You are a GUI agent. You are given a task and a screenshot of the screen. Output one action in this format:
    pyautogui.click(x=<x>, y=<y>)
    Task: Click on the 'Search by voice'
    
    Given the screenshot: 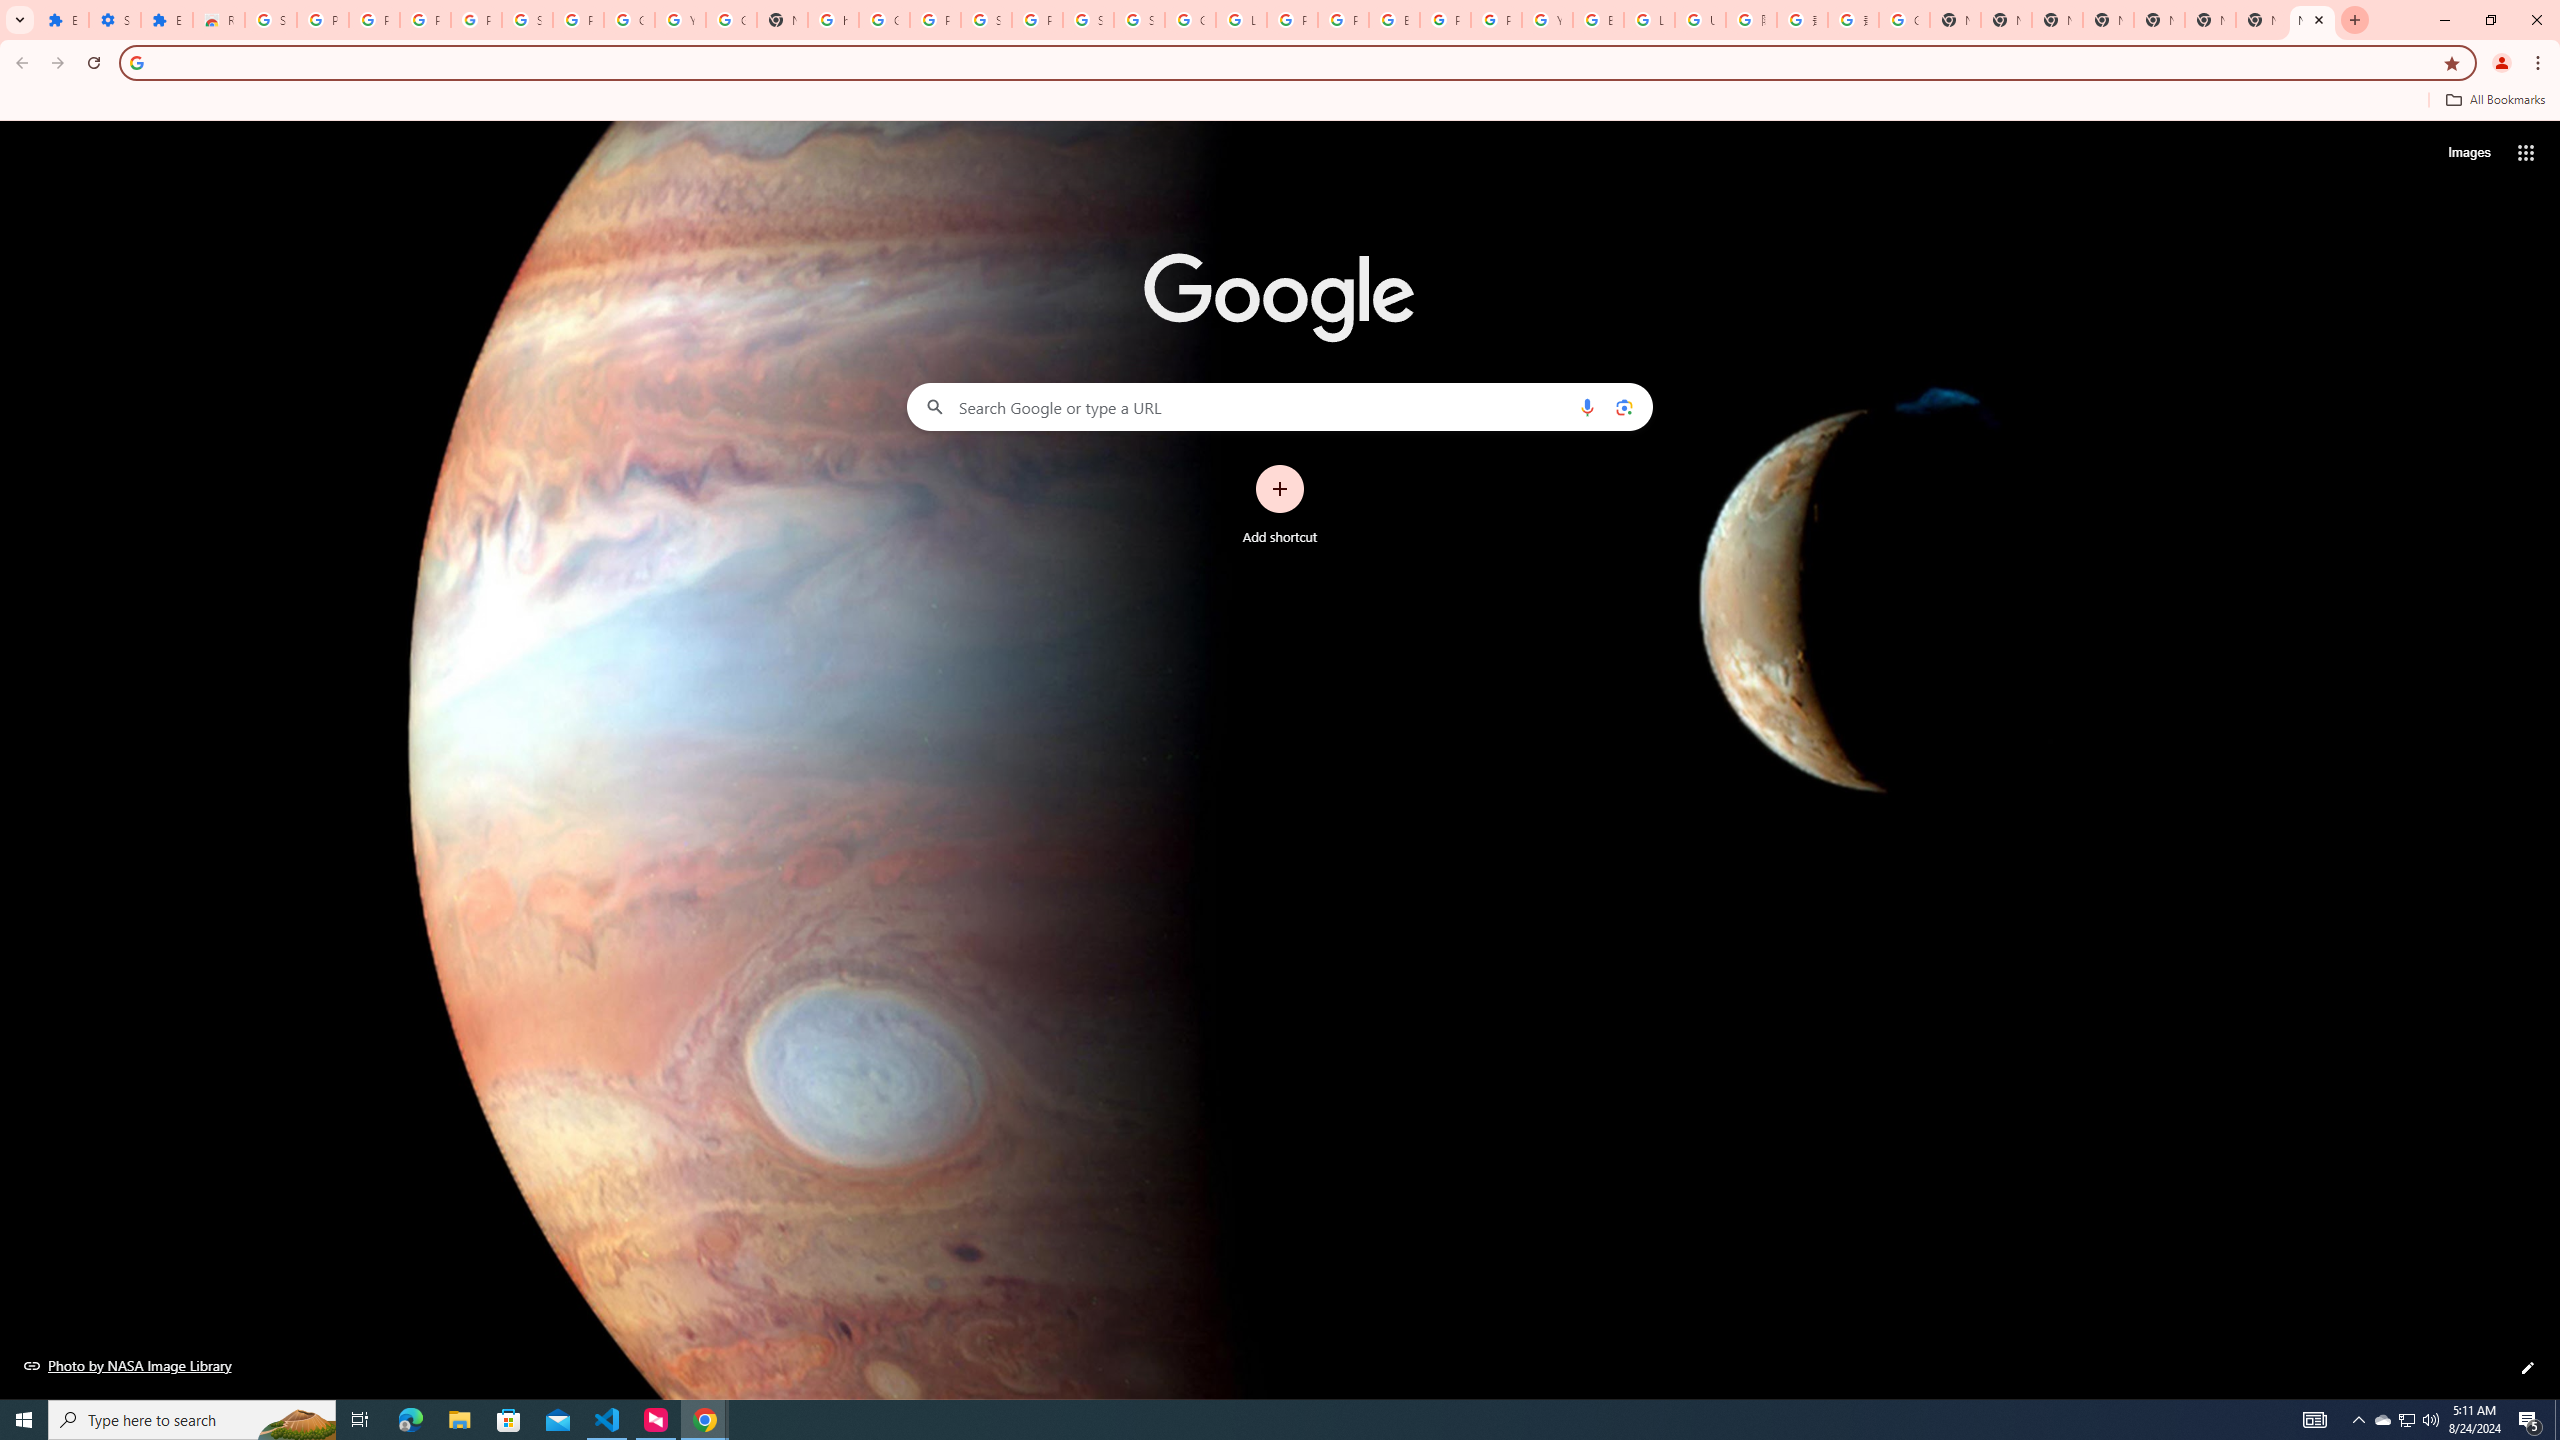 What is the action you would take?
    pyautogui.click(x=1586, y=405)
    